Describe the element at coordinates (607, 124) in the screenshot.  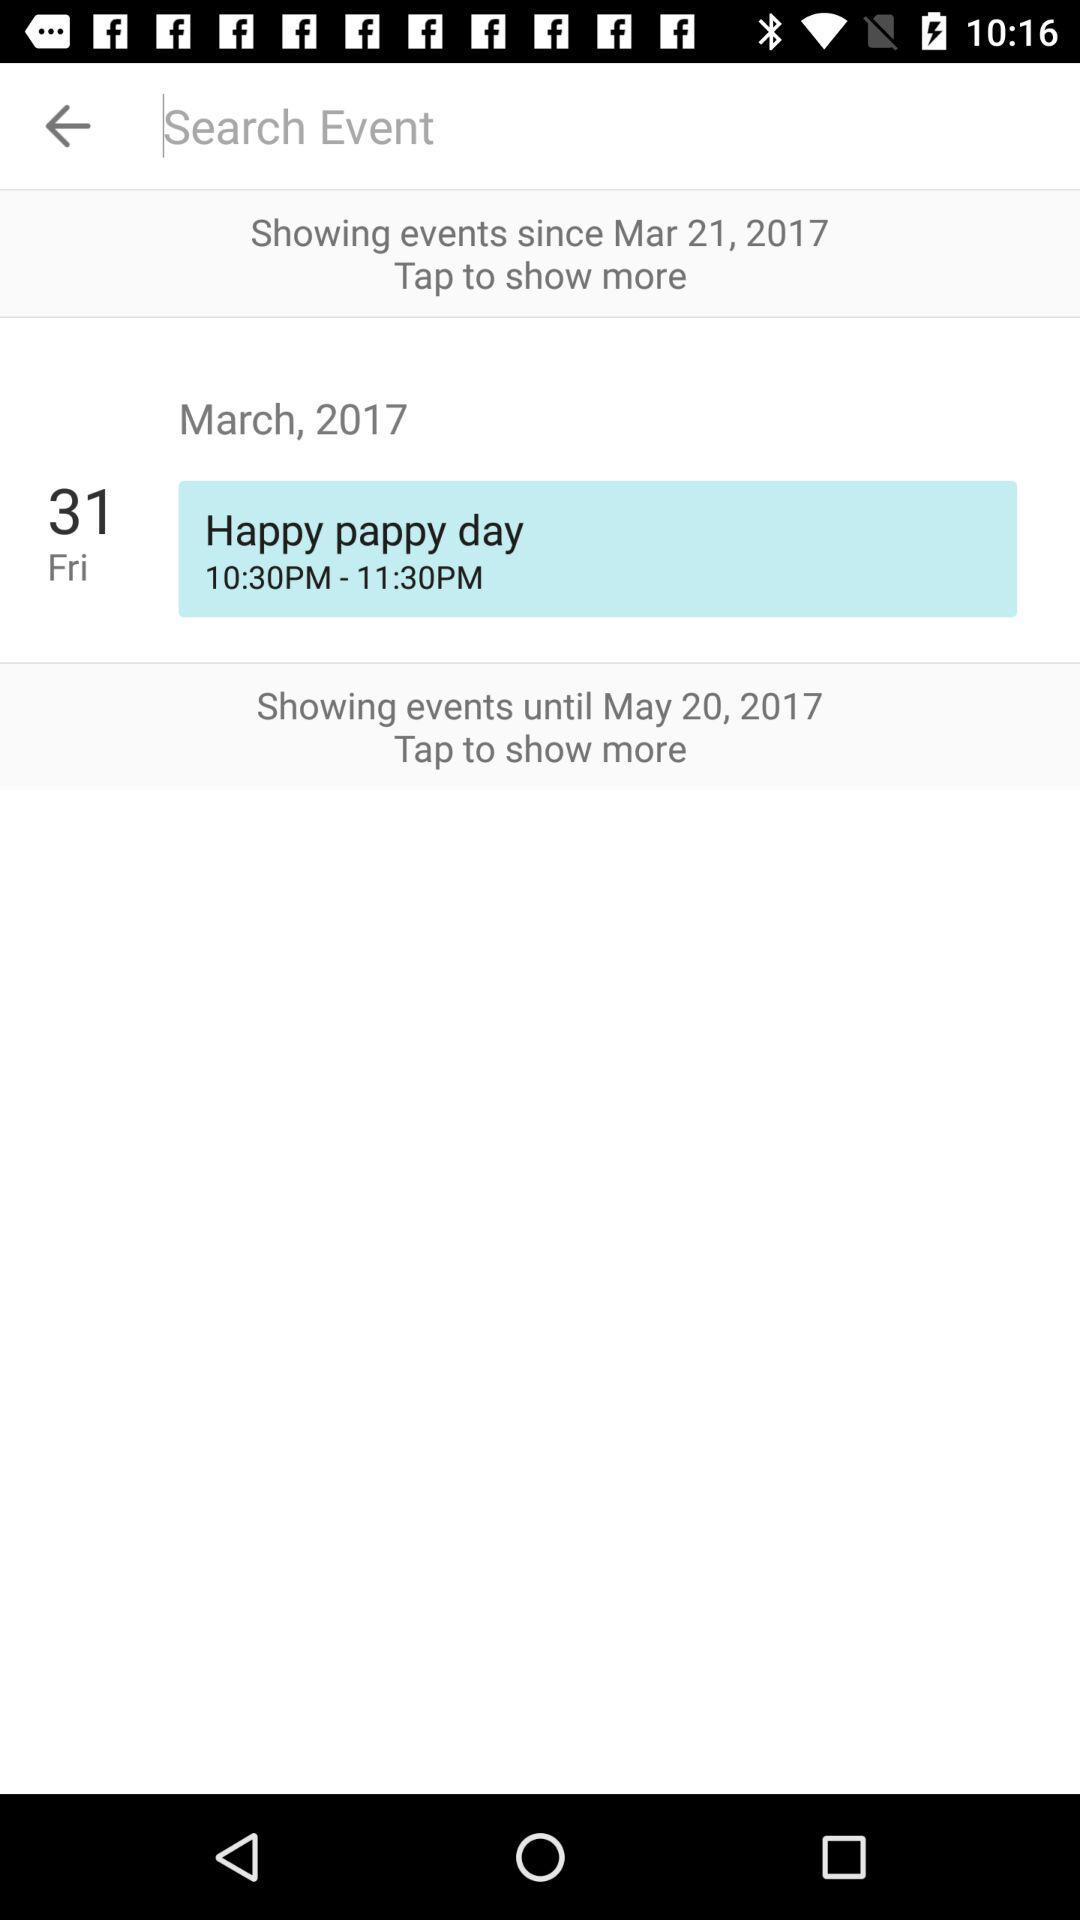
I see `search topic` at that location.